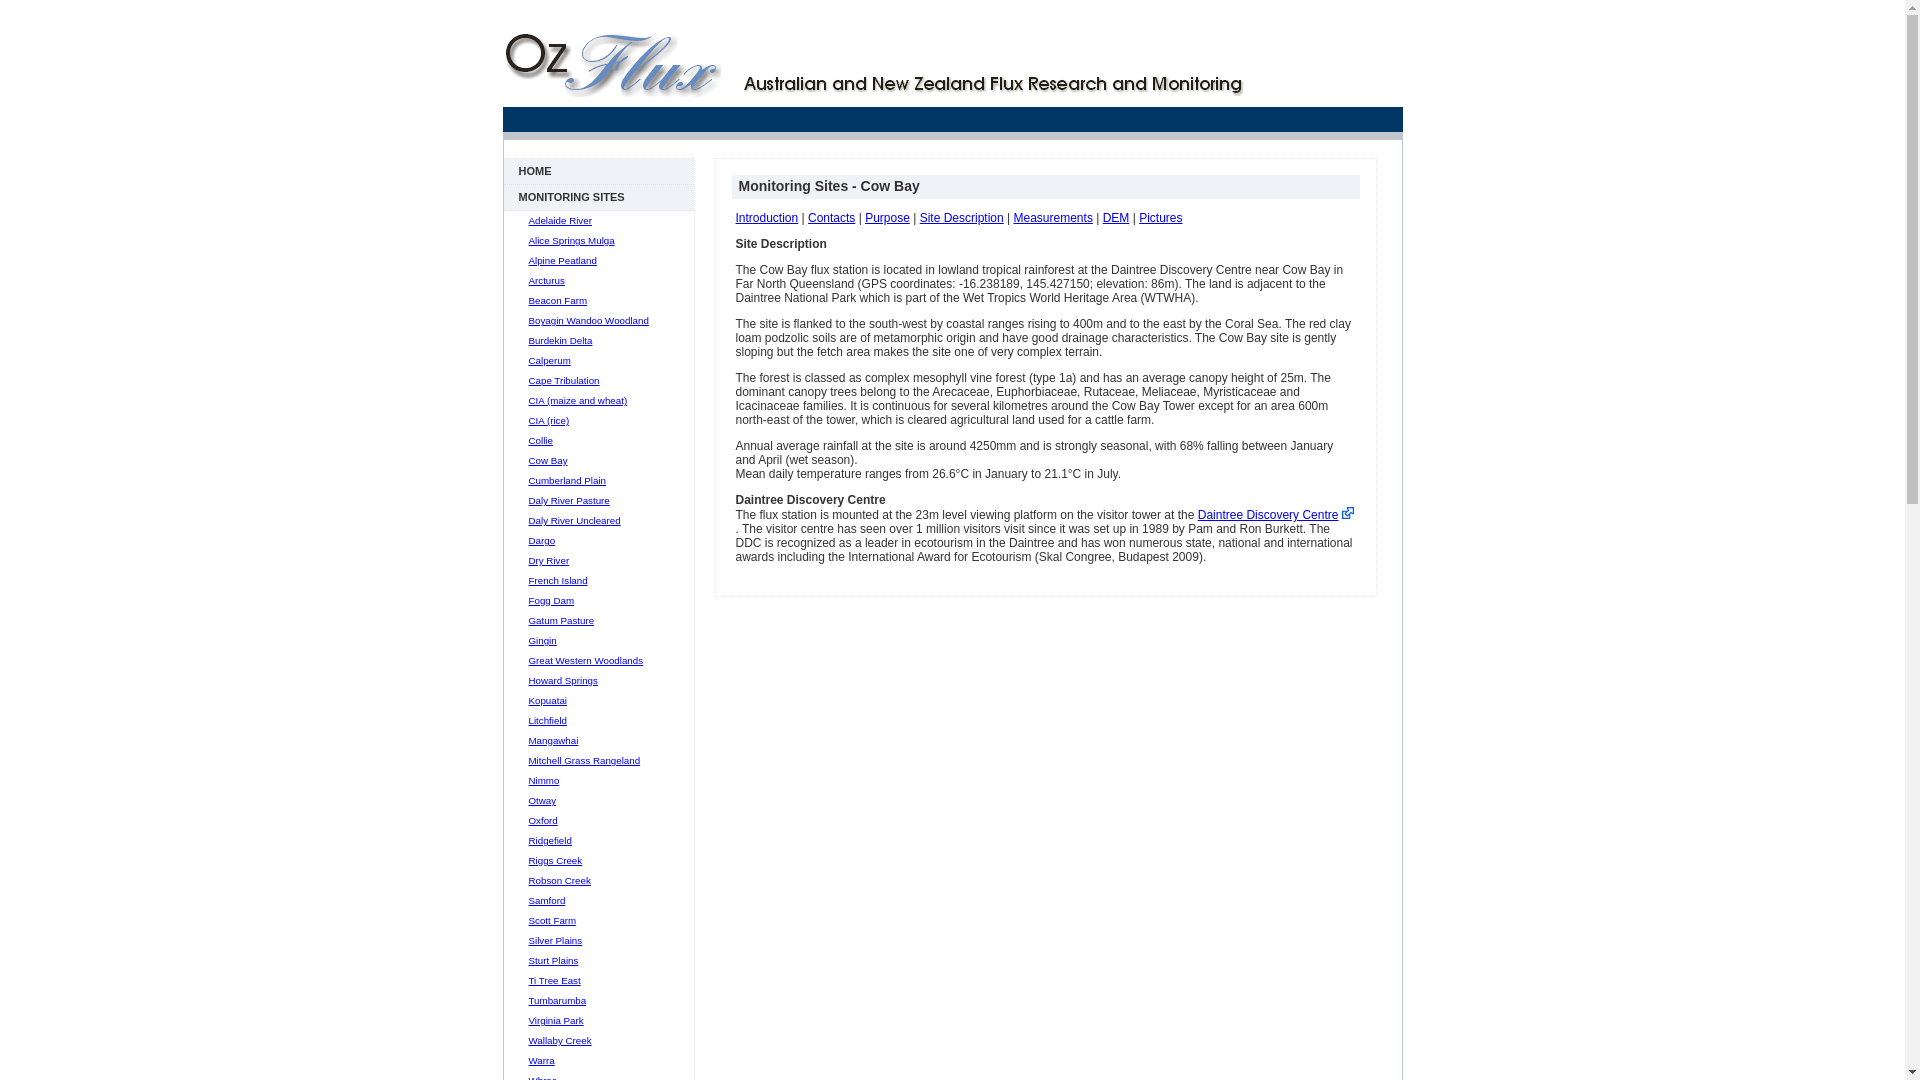 This screenshot has width=1920, height=1080. What do you see at coordinates (766, 218) in the screenshot?
I see `'Introduction'` at bounding box center [766, 218].